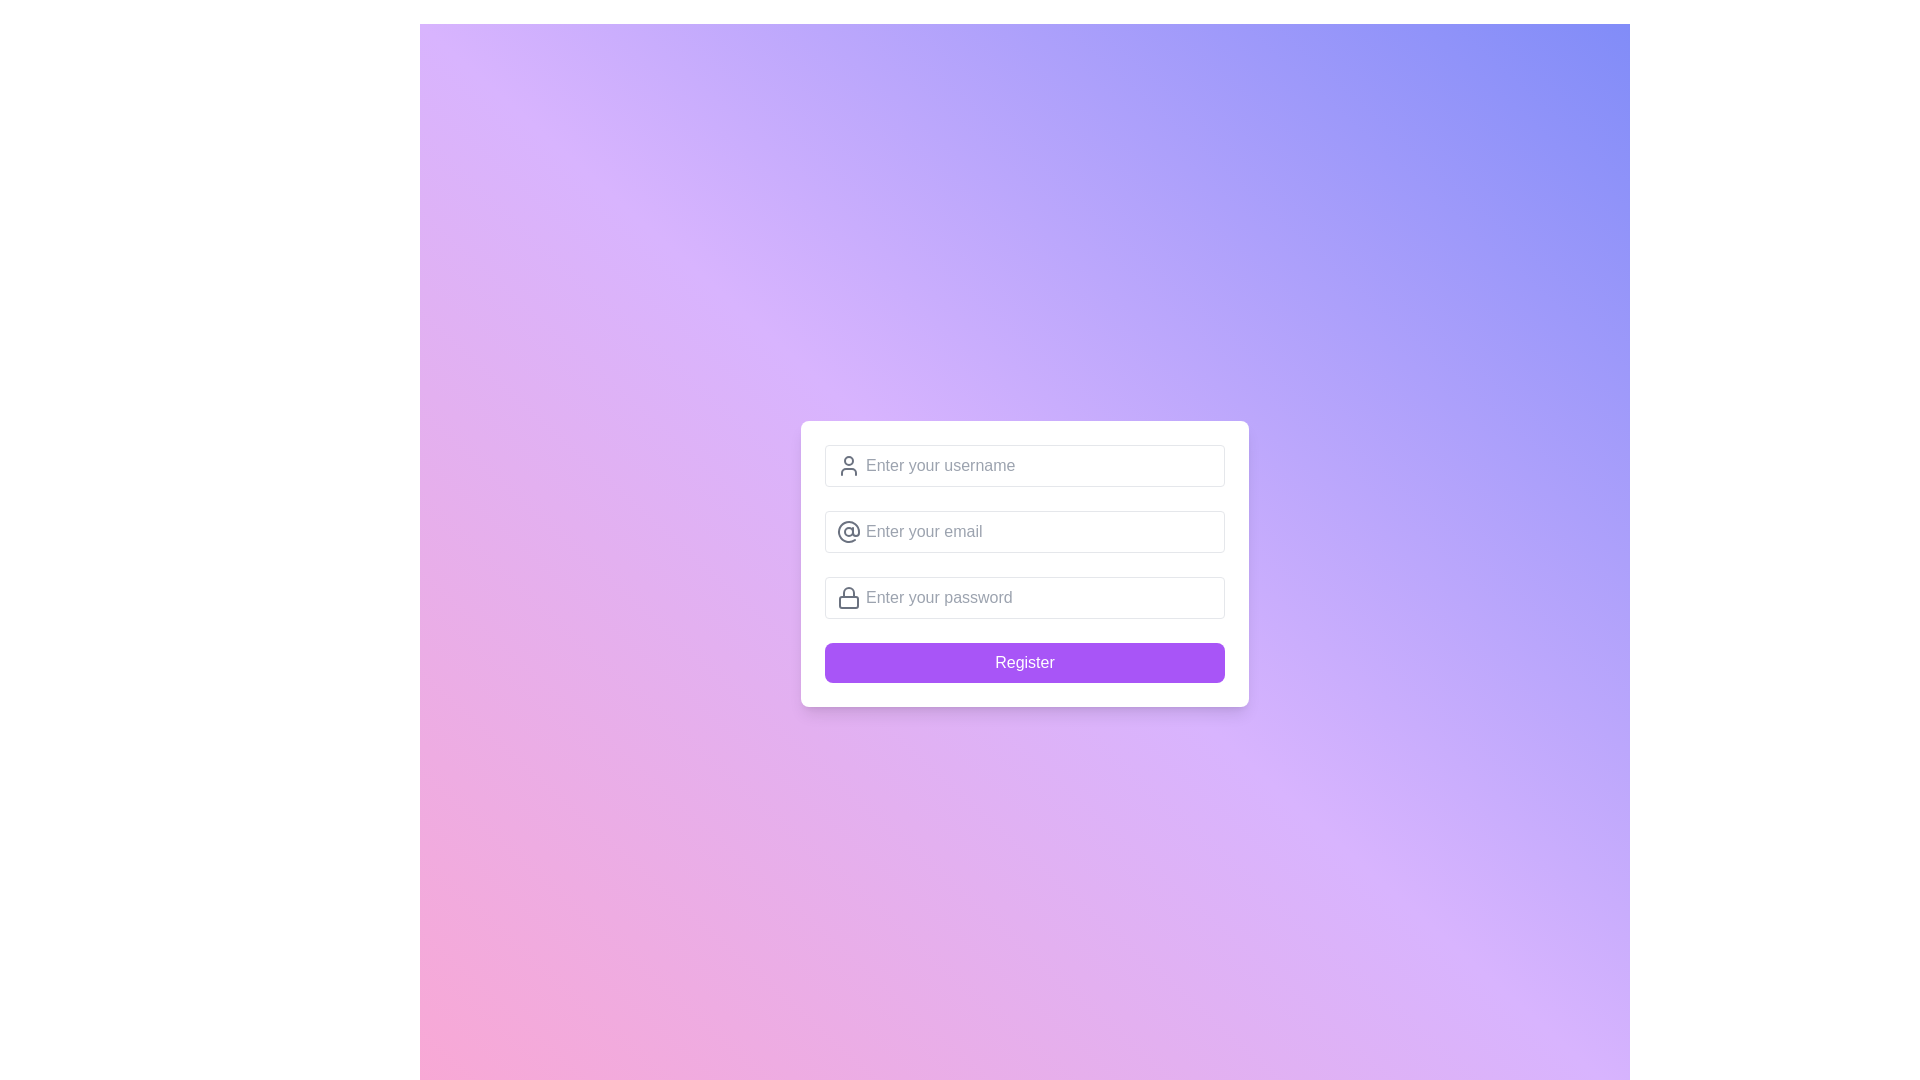 The width and height of the screenshot is (1920, 1080). I want to click on the user profile icon located on the far left side of the 'Enter your username' input field, which aligns vertically with the center of the input field, so click(849, 466).